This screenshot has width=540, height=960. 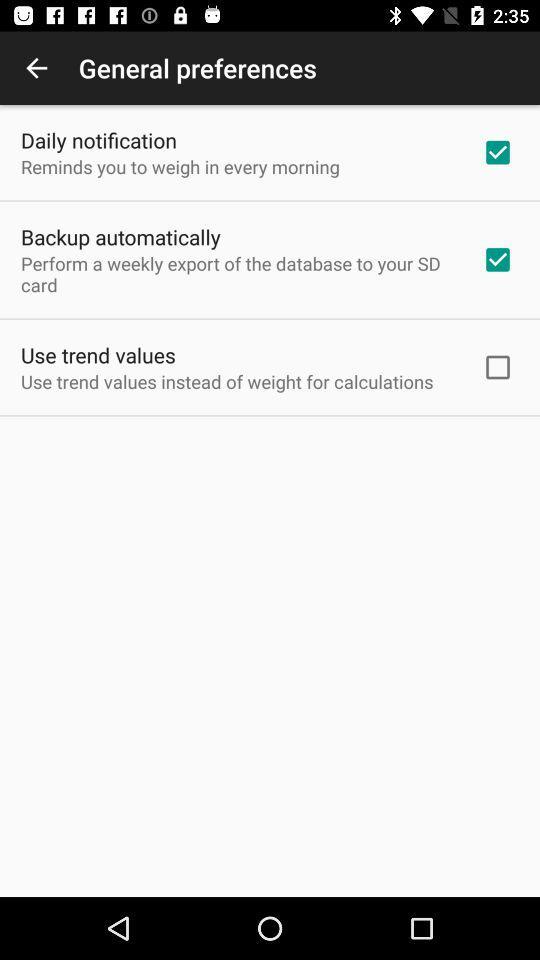 What do you see at coordinates (120, 237) in the screenshot?
I see `backup automatically item` at bounding box center [120, 237].